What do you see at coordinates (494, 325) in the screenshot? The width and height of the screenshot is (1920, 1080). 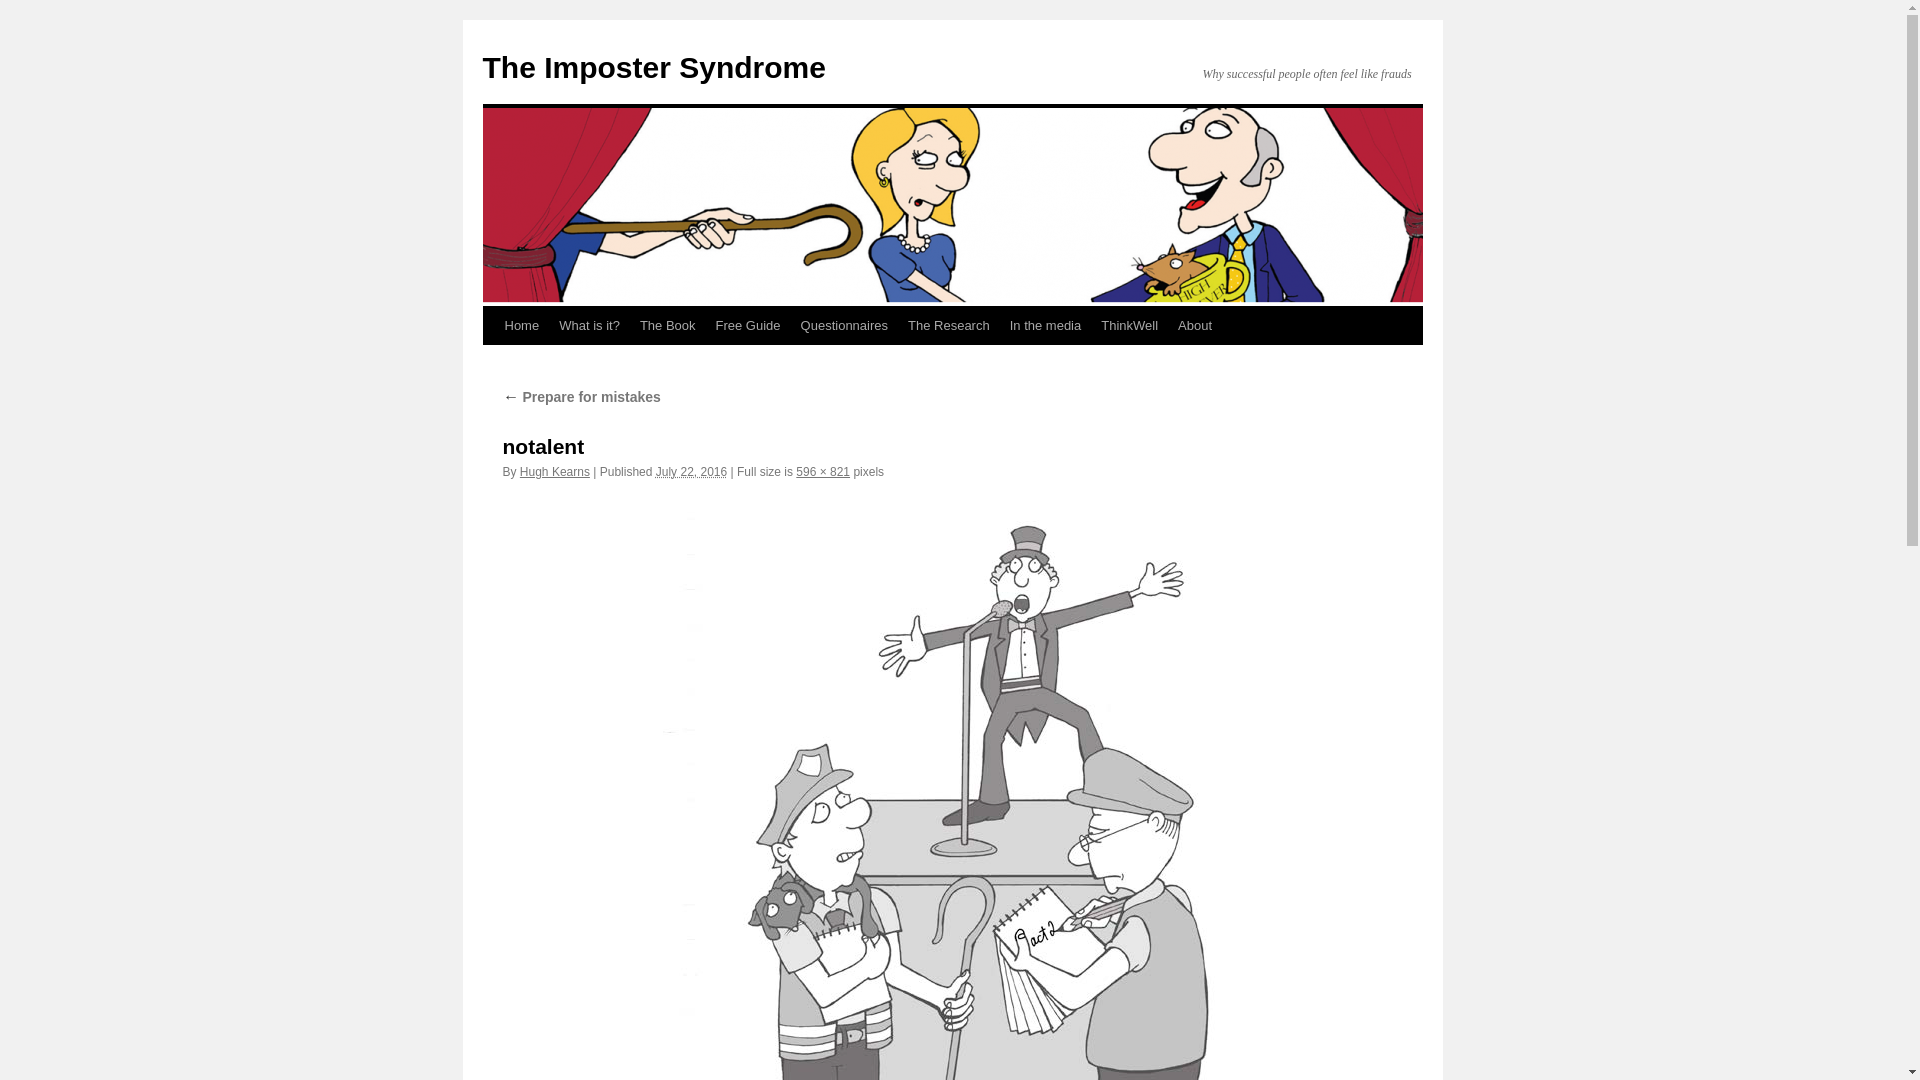 I see `'Home'` at bounding box center [494, 325].